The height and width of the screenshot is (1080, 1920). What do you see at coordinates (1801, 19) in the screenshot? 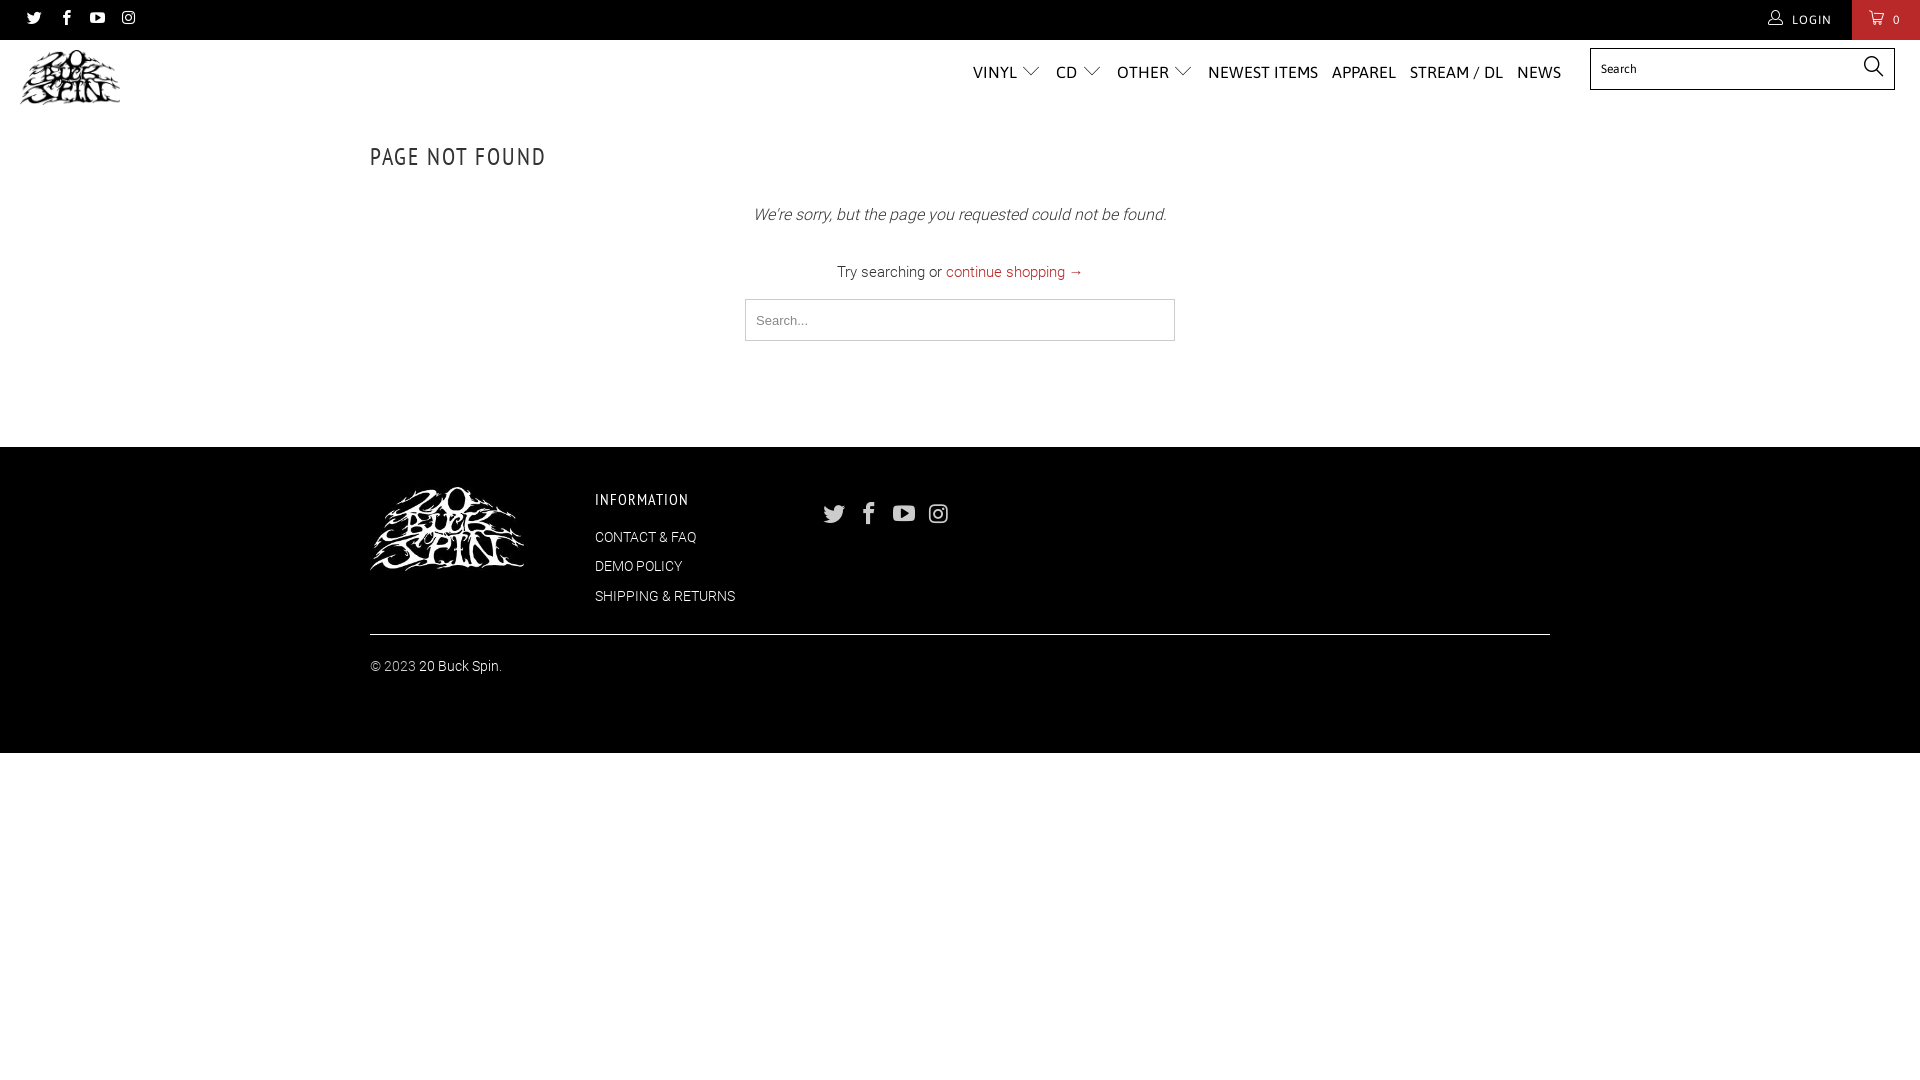
I see `'LOGIN'` at bounding box center [1801, 19].